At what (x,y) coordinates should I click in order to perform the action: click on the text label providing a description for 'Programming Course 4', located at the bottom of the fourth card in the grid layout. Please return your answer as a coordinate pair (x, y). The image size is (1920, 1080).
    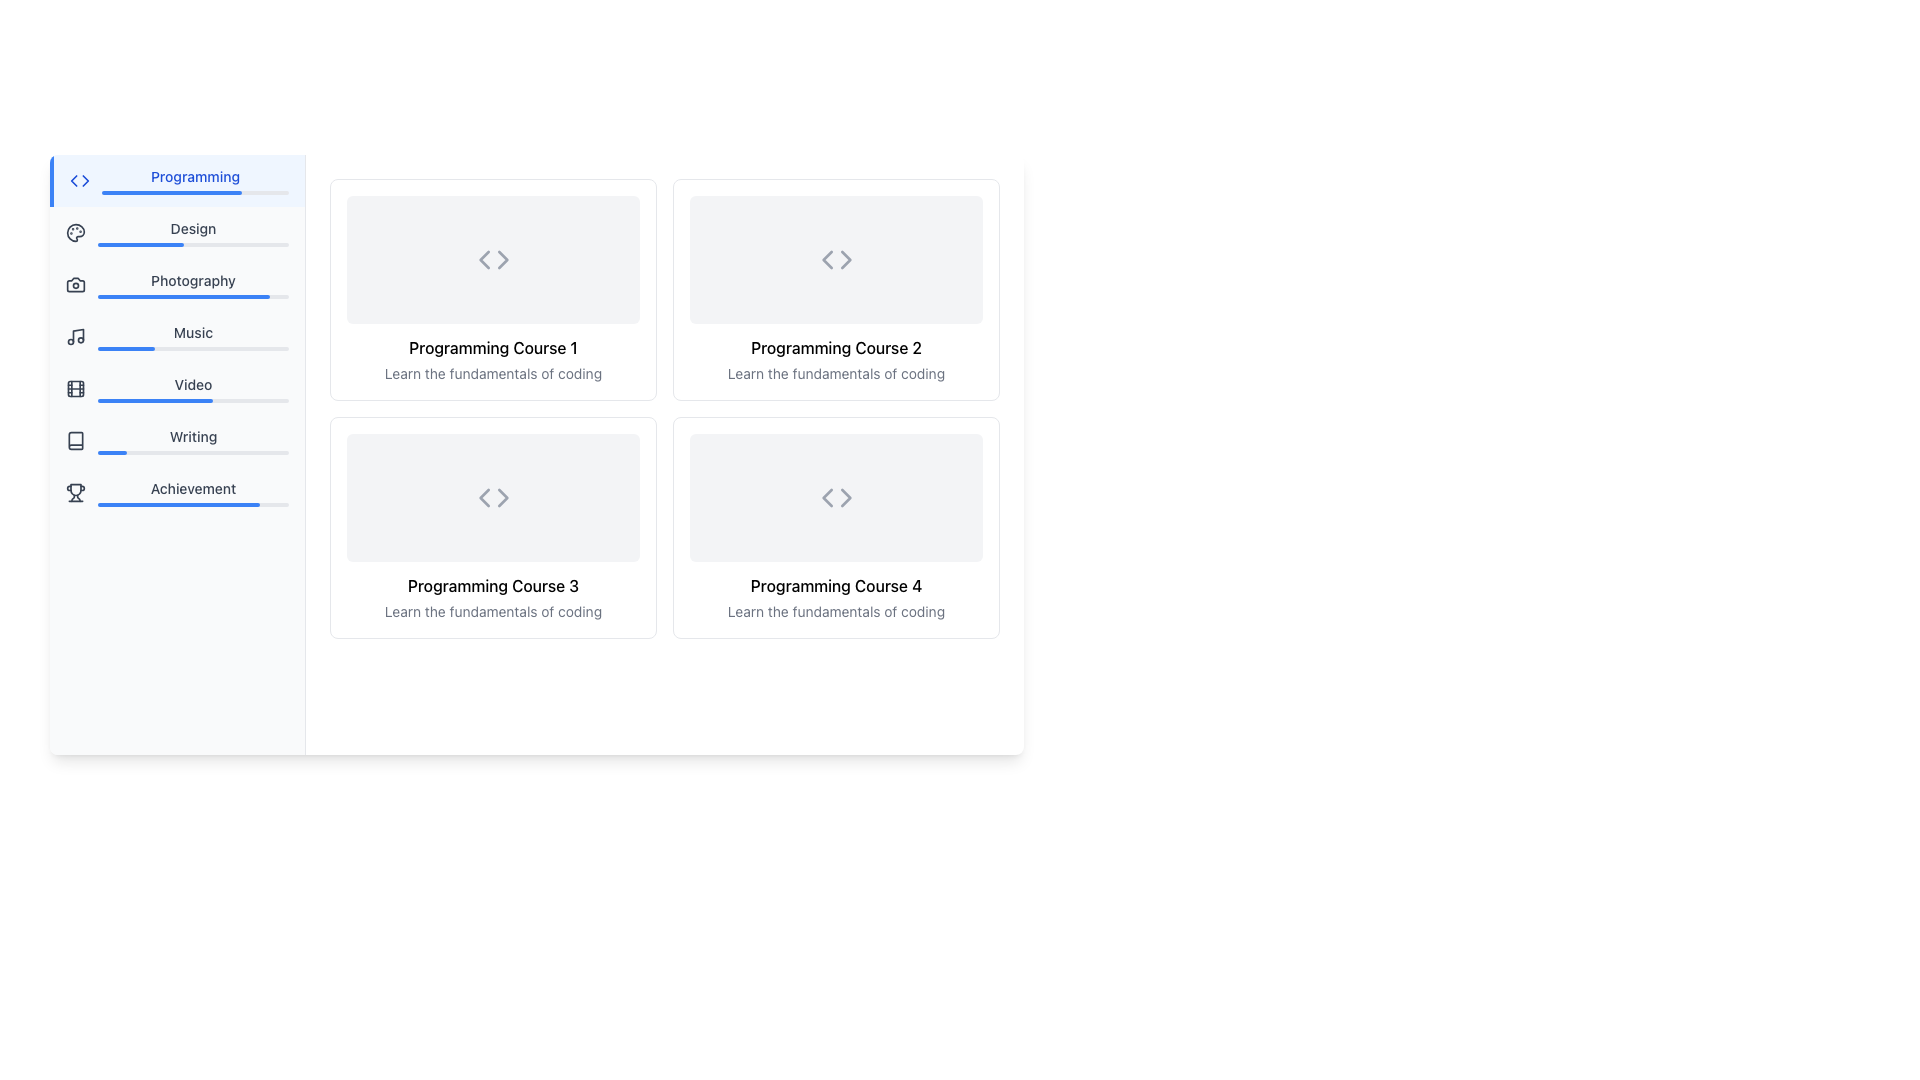
    Looking at the image, I should click on (836, 611).